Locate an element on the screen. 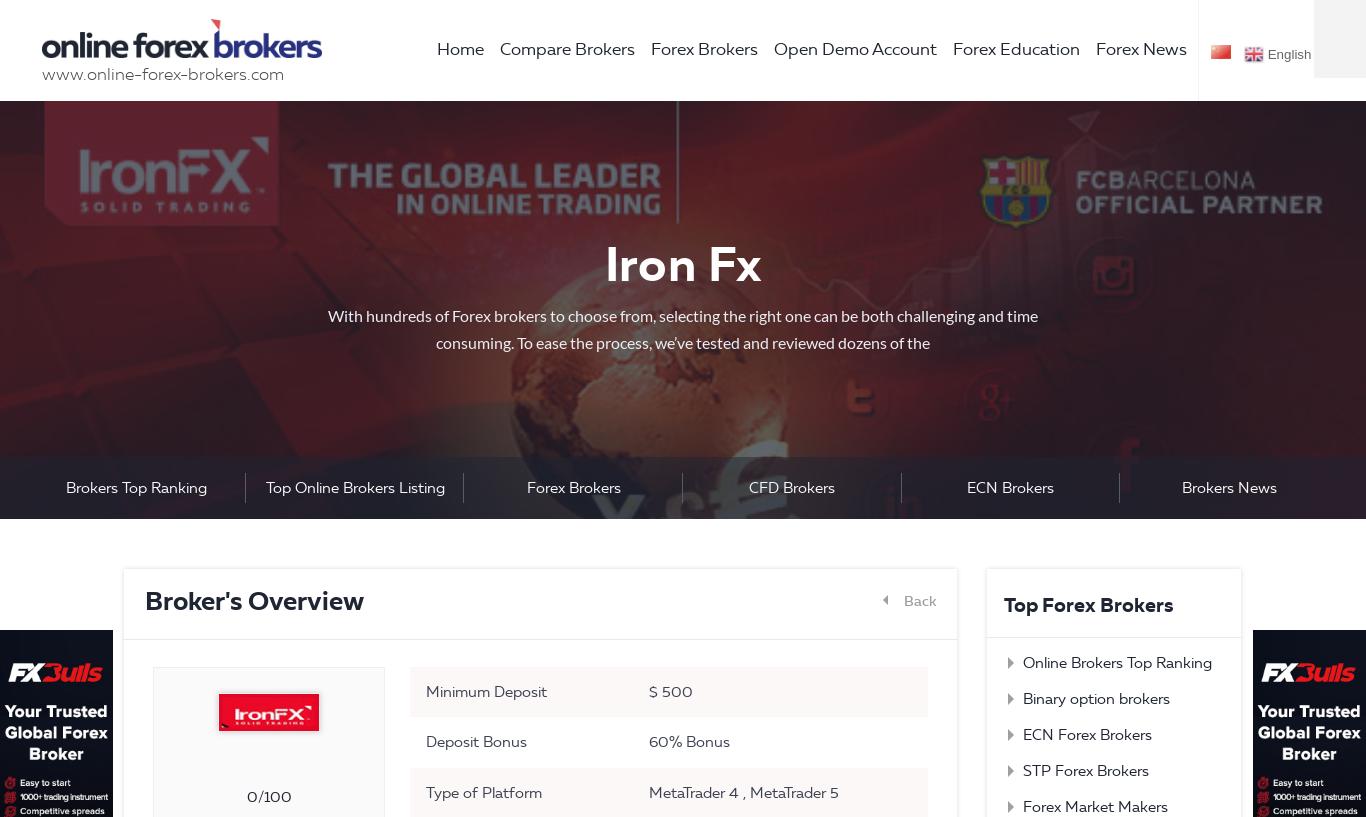 This screenshot has width=1366, height=817. 'Top Online Brokers Listing' is located at coordinates (353, 487).